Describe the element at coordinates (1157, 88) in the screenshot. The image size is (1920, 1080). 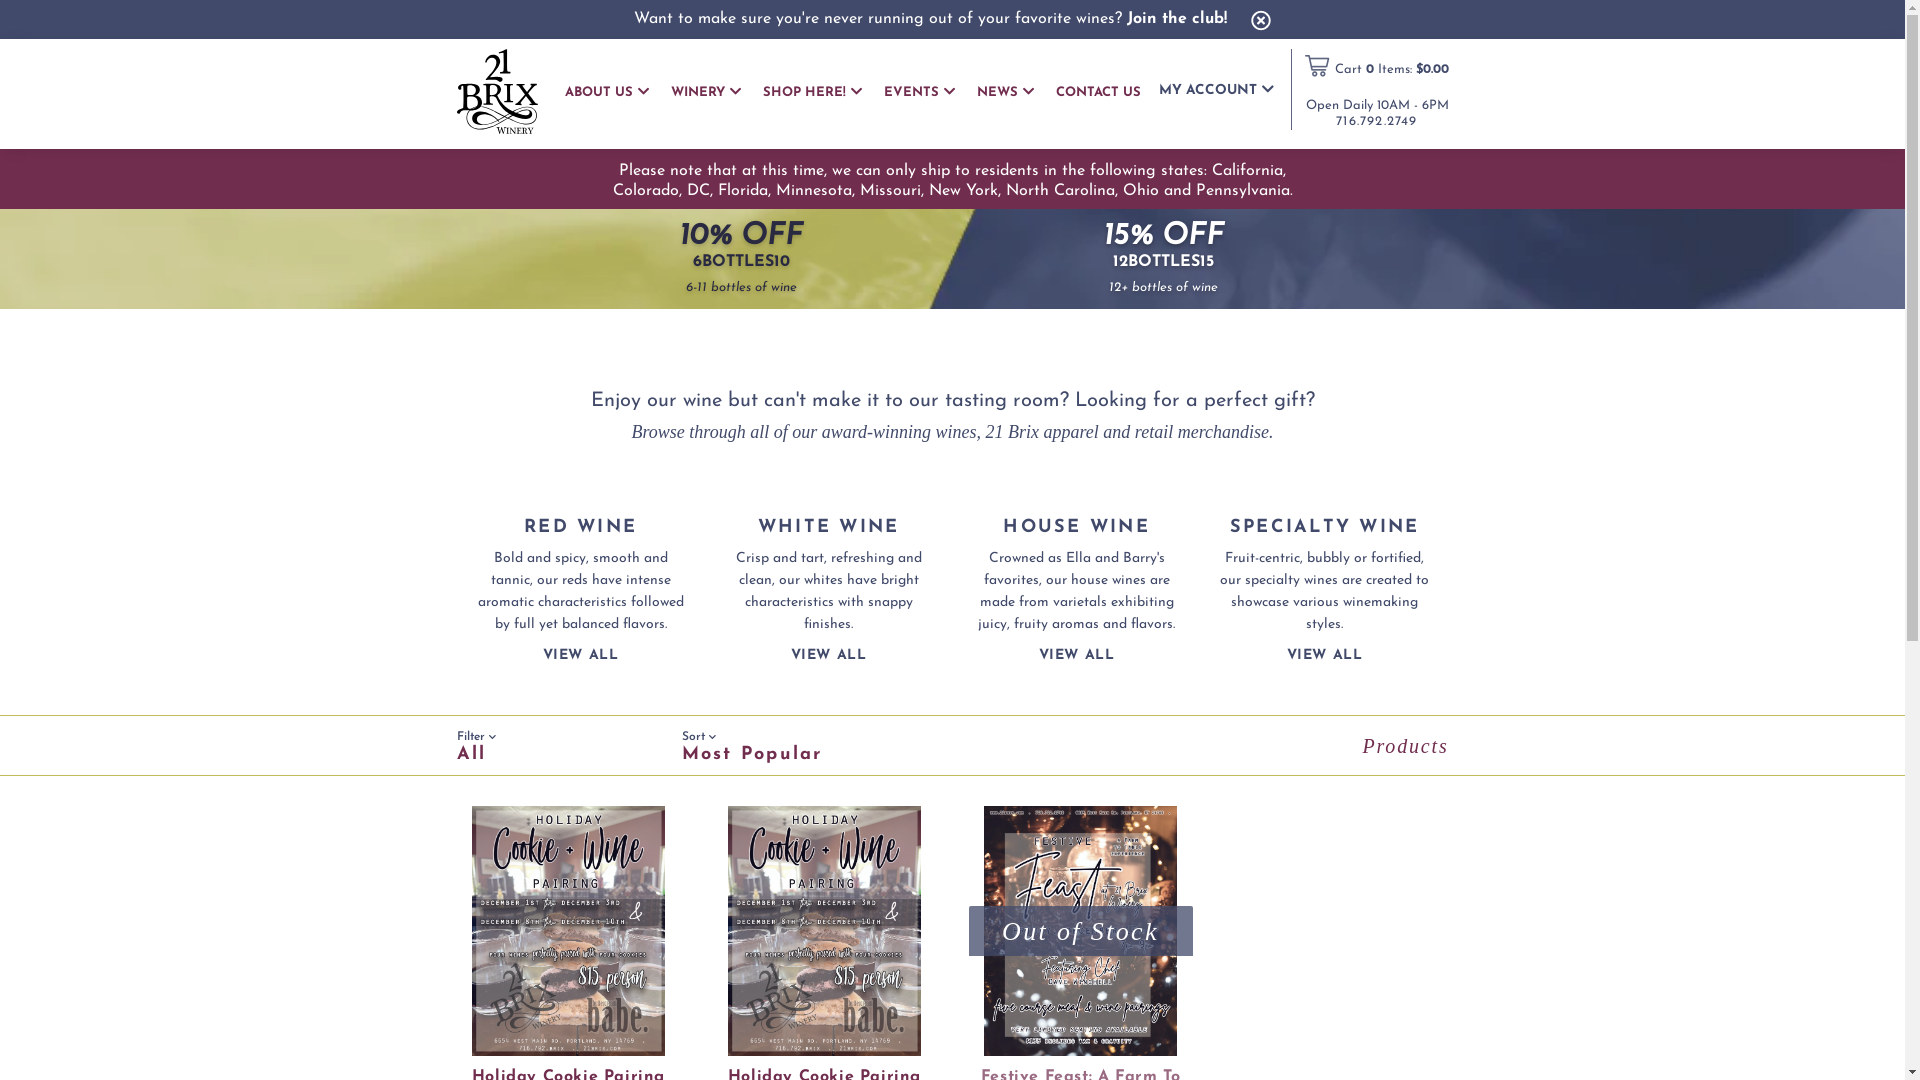
I see `'MY ACCOUNT'` at that location.